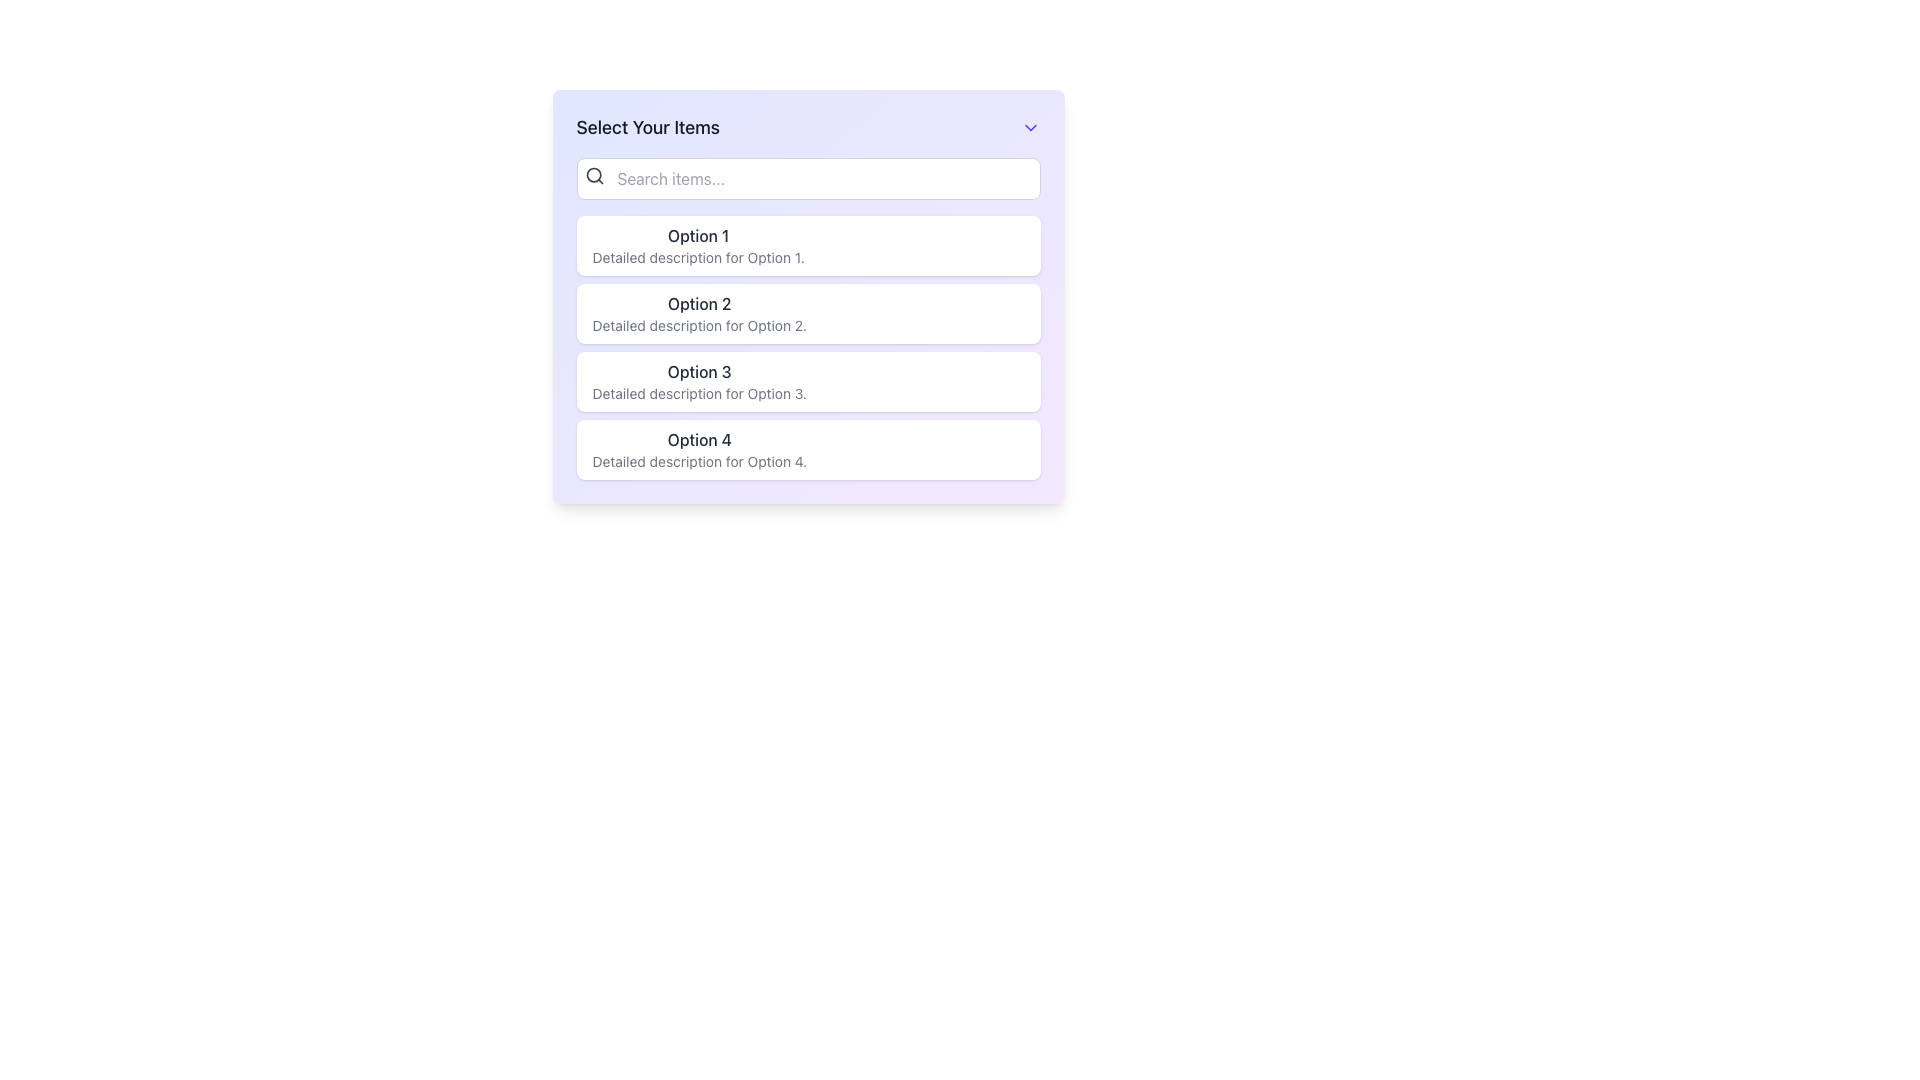 This screenshot has height=1080, width=1920. Describe the element at coordinates (808, 313) in the screenshot. I see `the second list item that displays 'Option 2' with a detailed description to trigger additional styling effects` at that location.